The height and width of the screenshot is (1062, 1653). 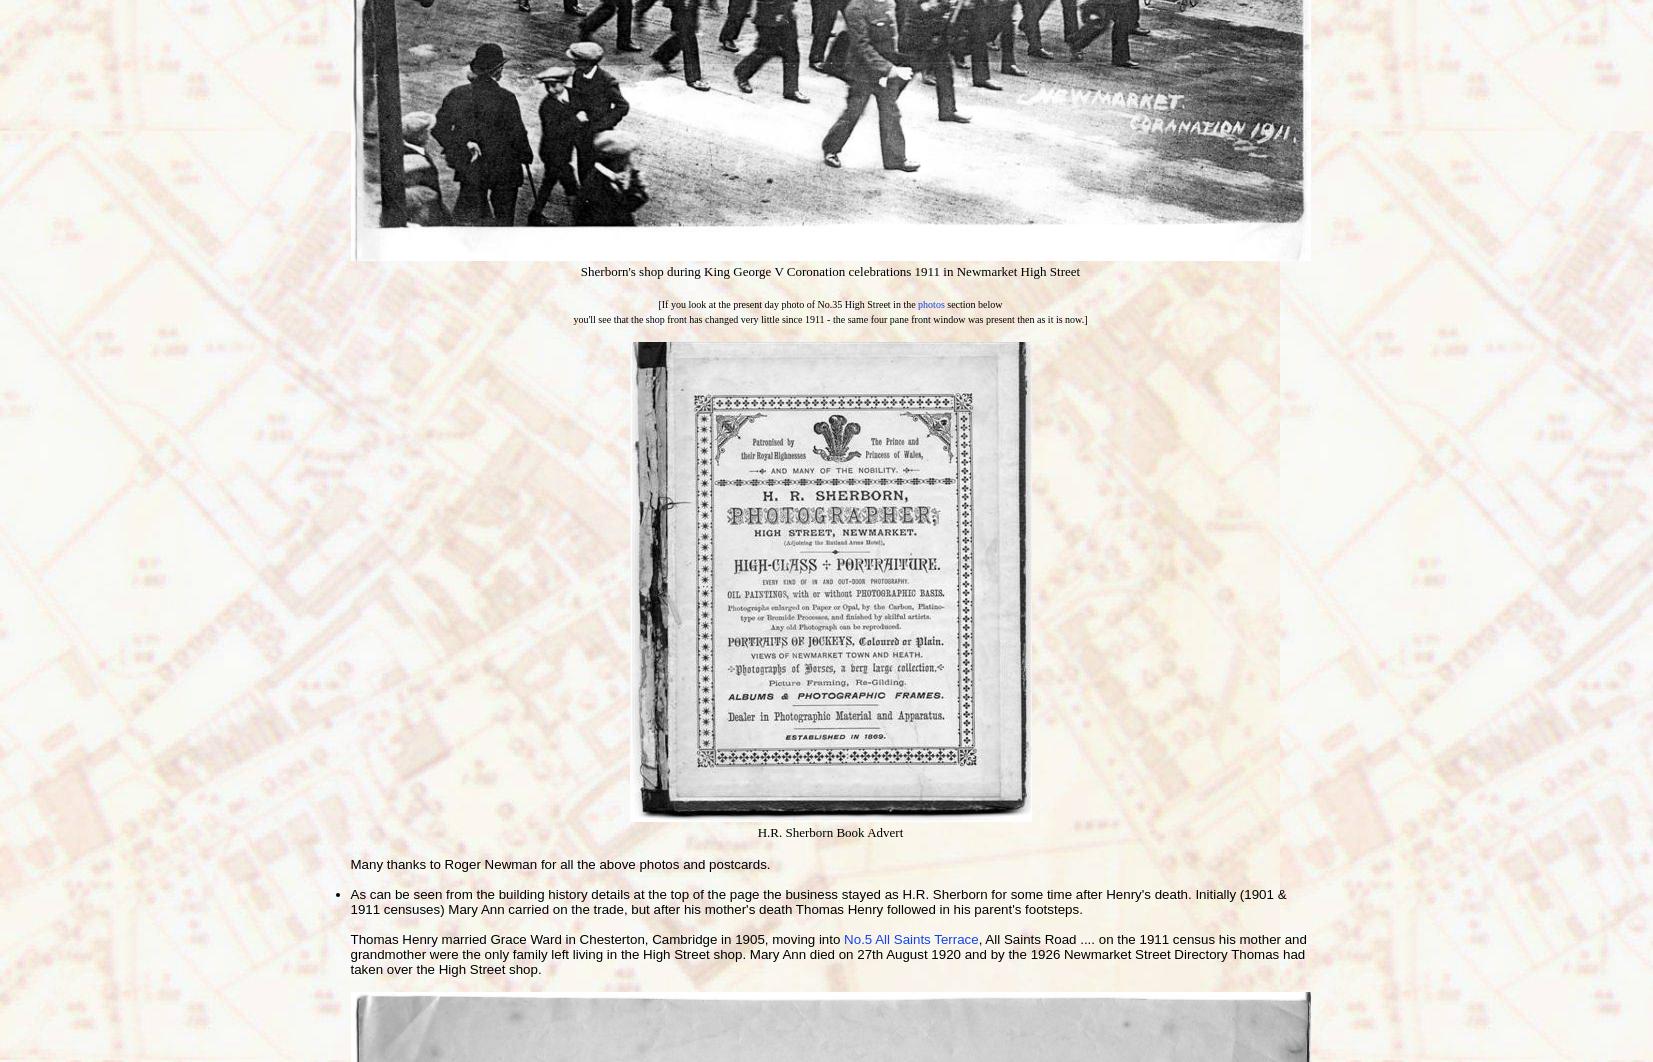 I want to click on 'No.5 All Saints  
              Terrace', so click(x=844, y=938).